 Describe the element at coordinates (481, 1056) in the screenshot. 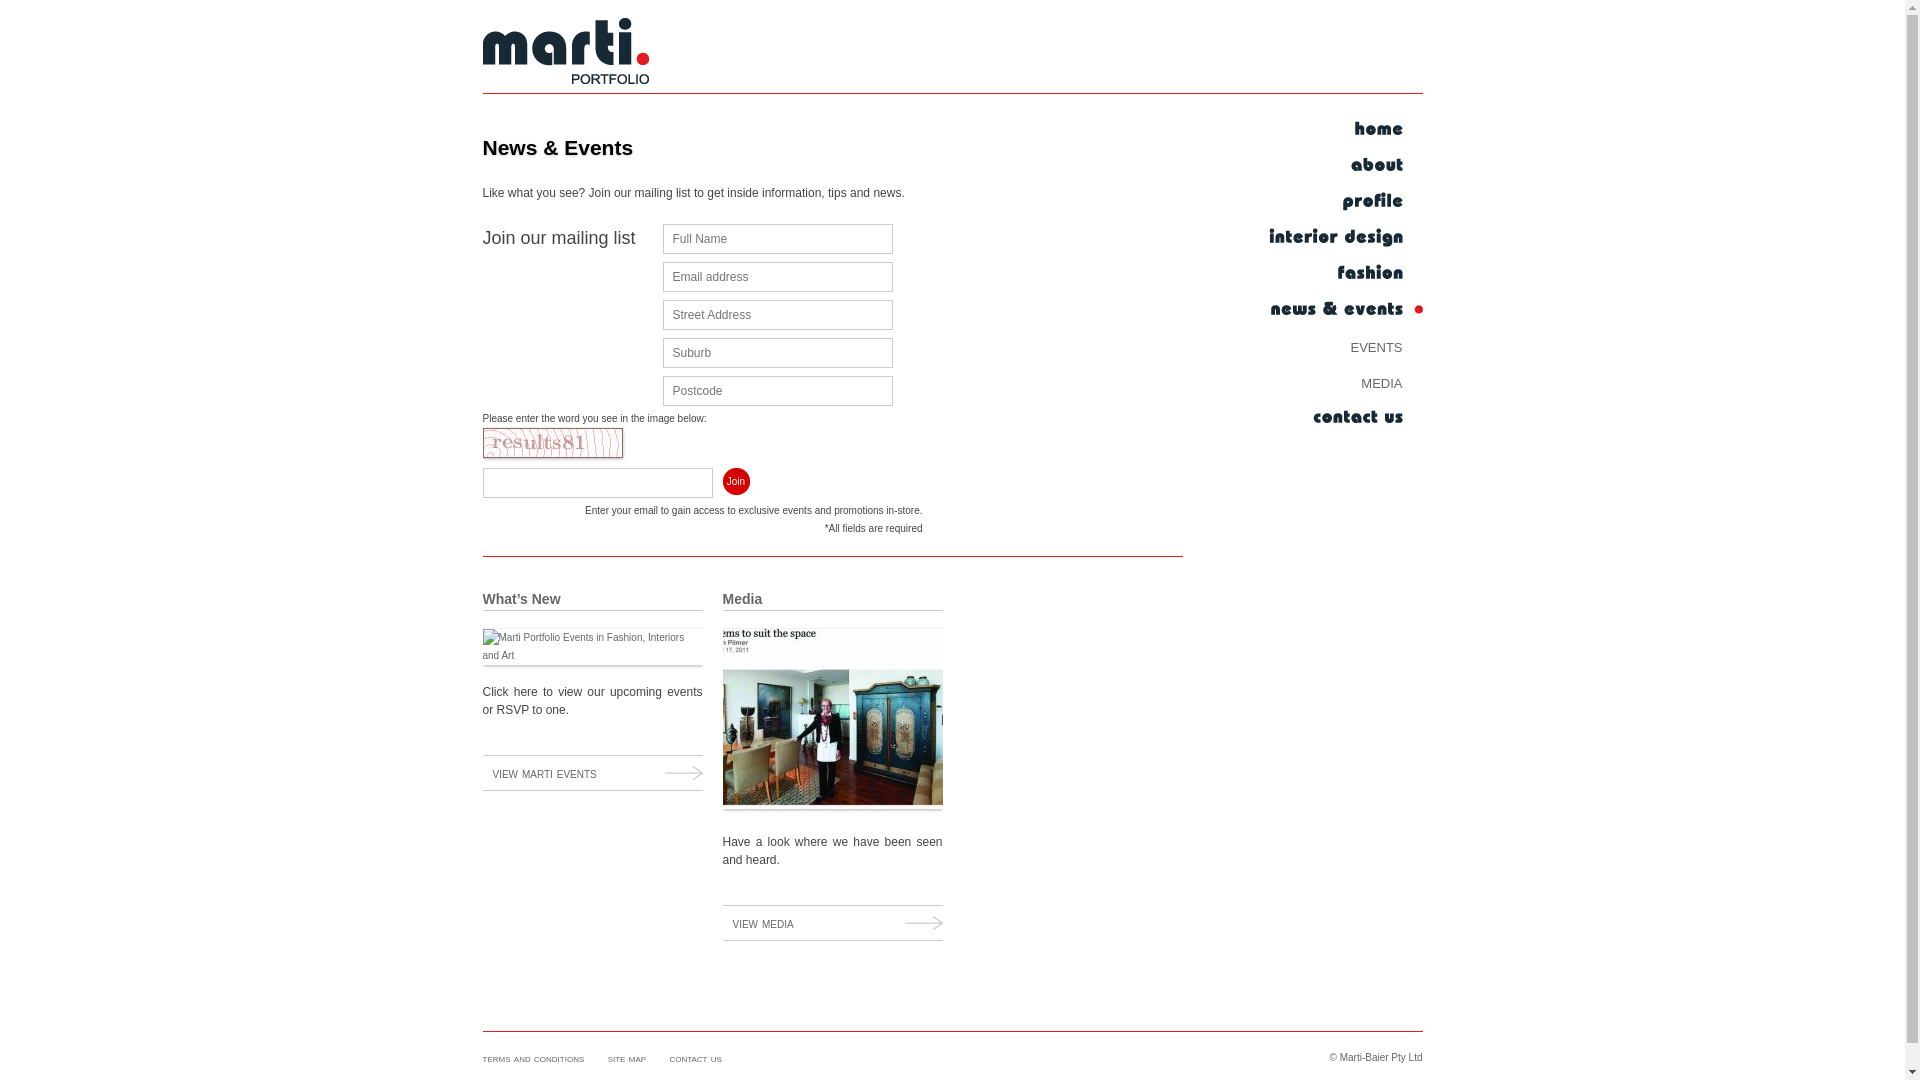

I see `'terms and conditions'` at that location.